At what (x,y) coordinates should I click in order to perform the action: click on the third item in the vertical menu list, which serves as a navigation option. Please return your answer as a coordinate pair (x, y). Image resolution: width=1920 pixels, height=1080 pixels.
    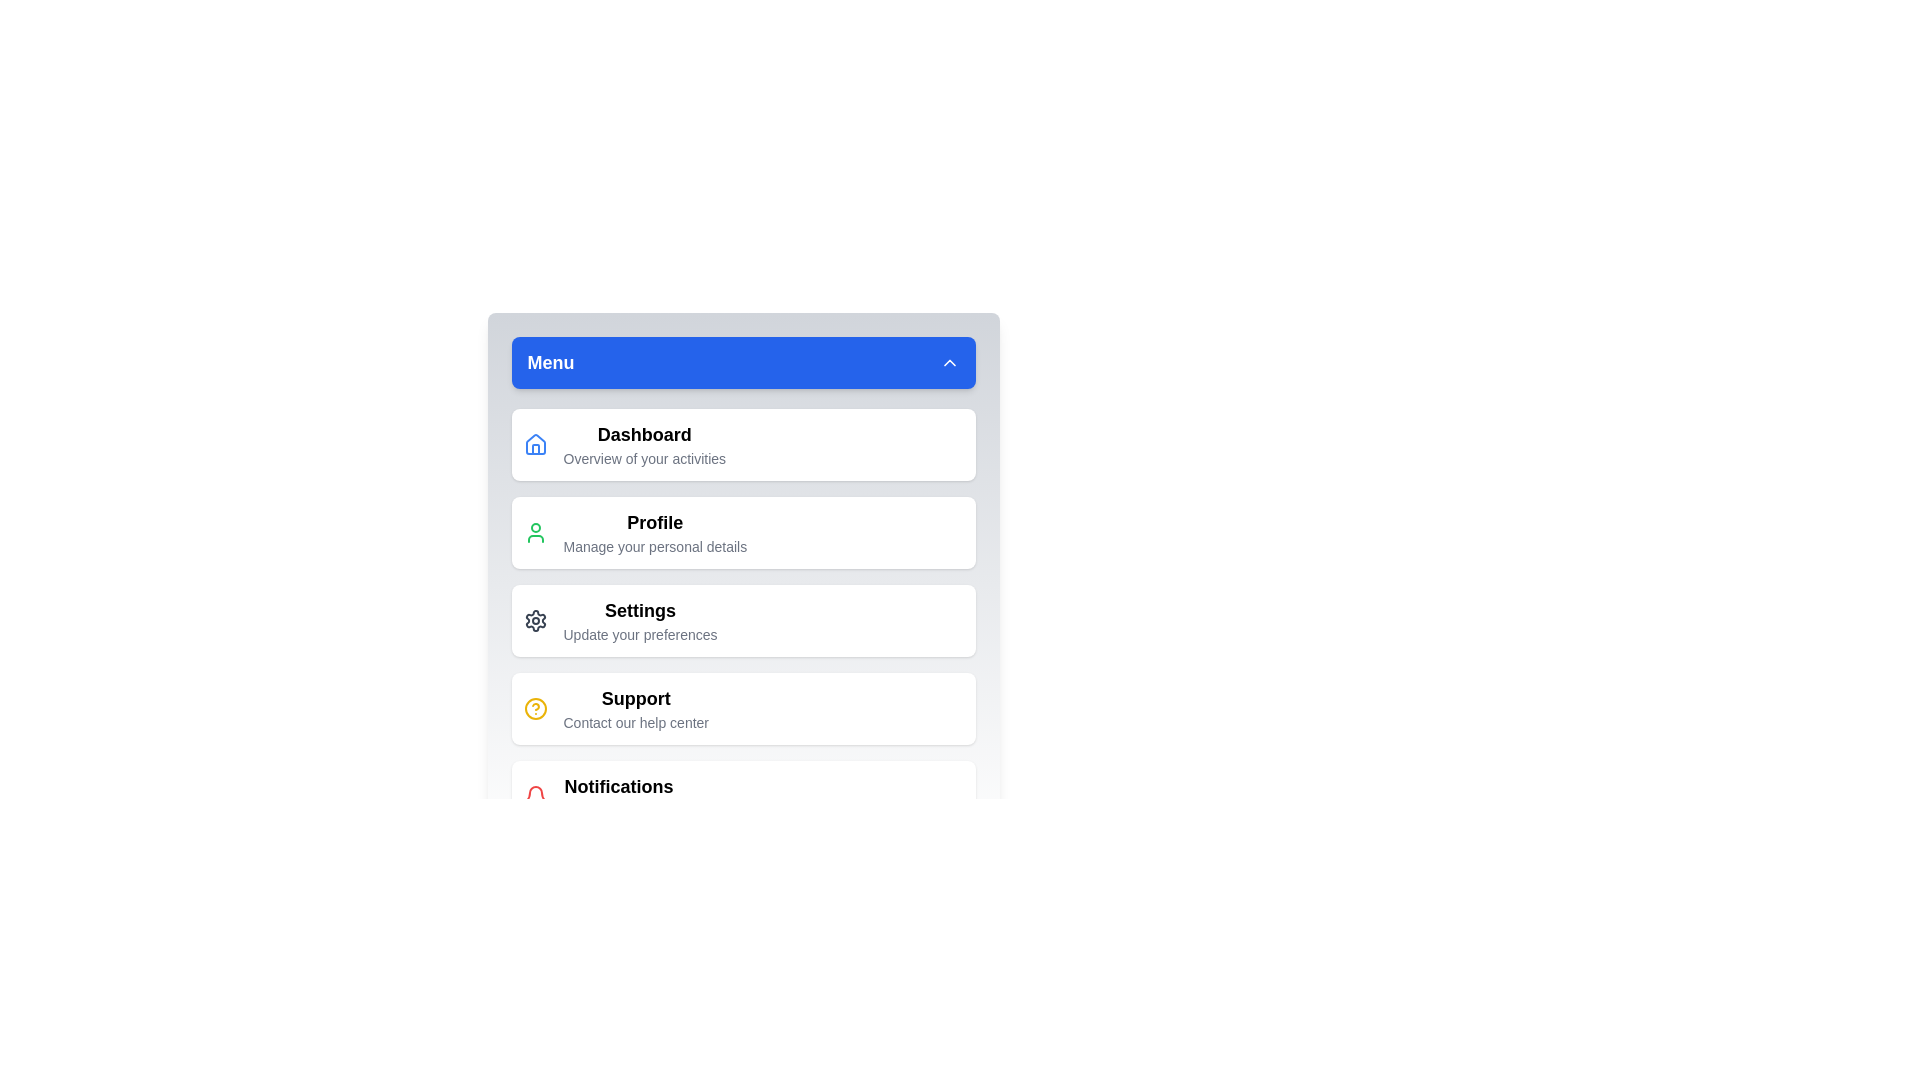
    Looking at the image, I should click on (640, 620).